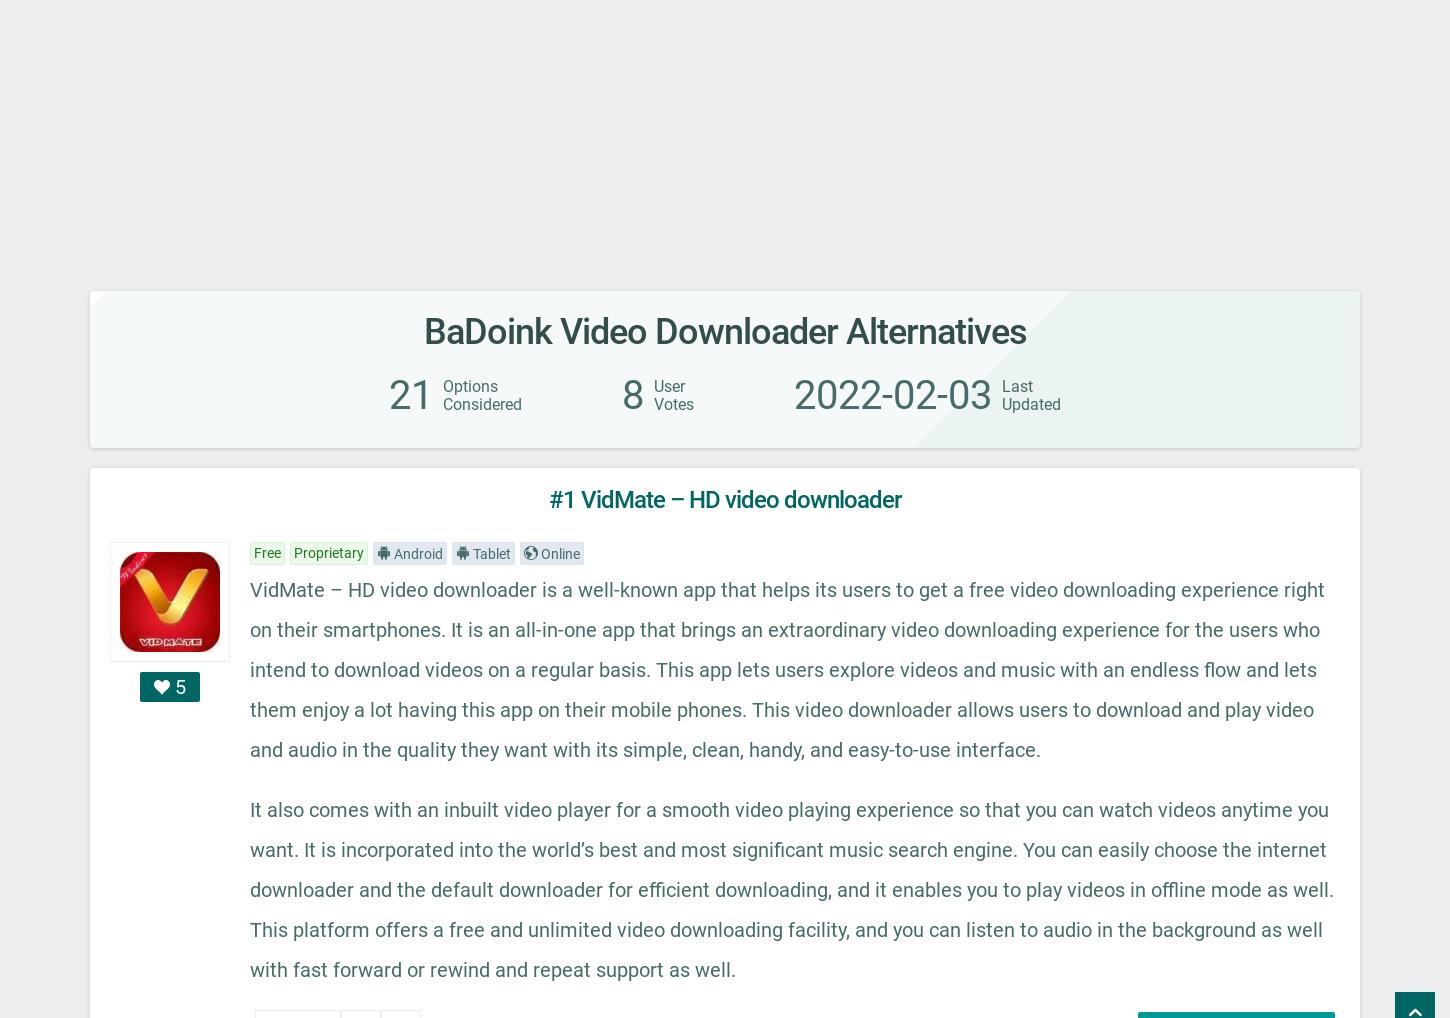 The image size is (1450, 1018). I want to click on 'Updated', so click(1031, 404).